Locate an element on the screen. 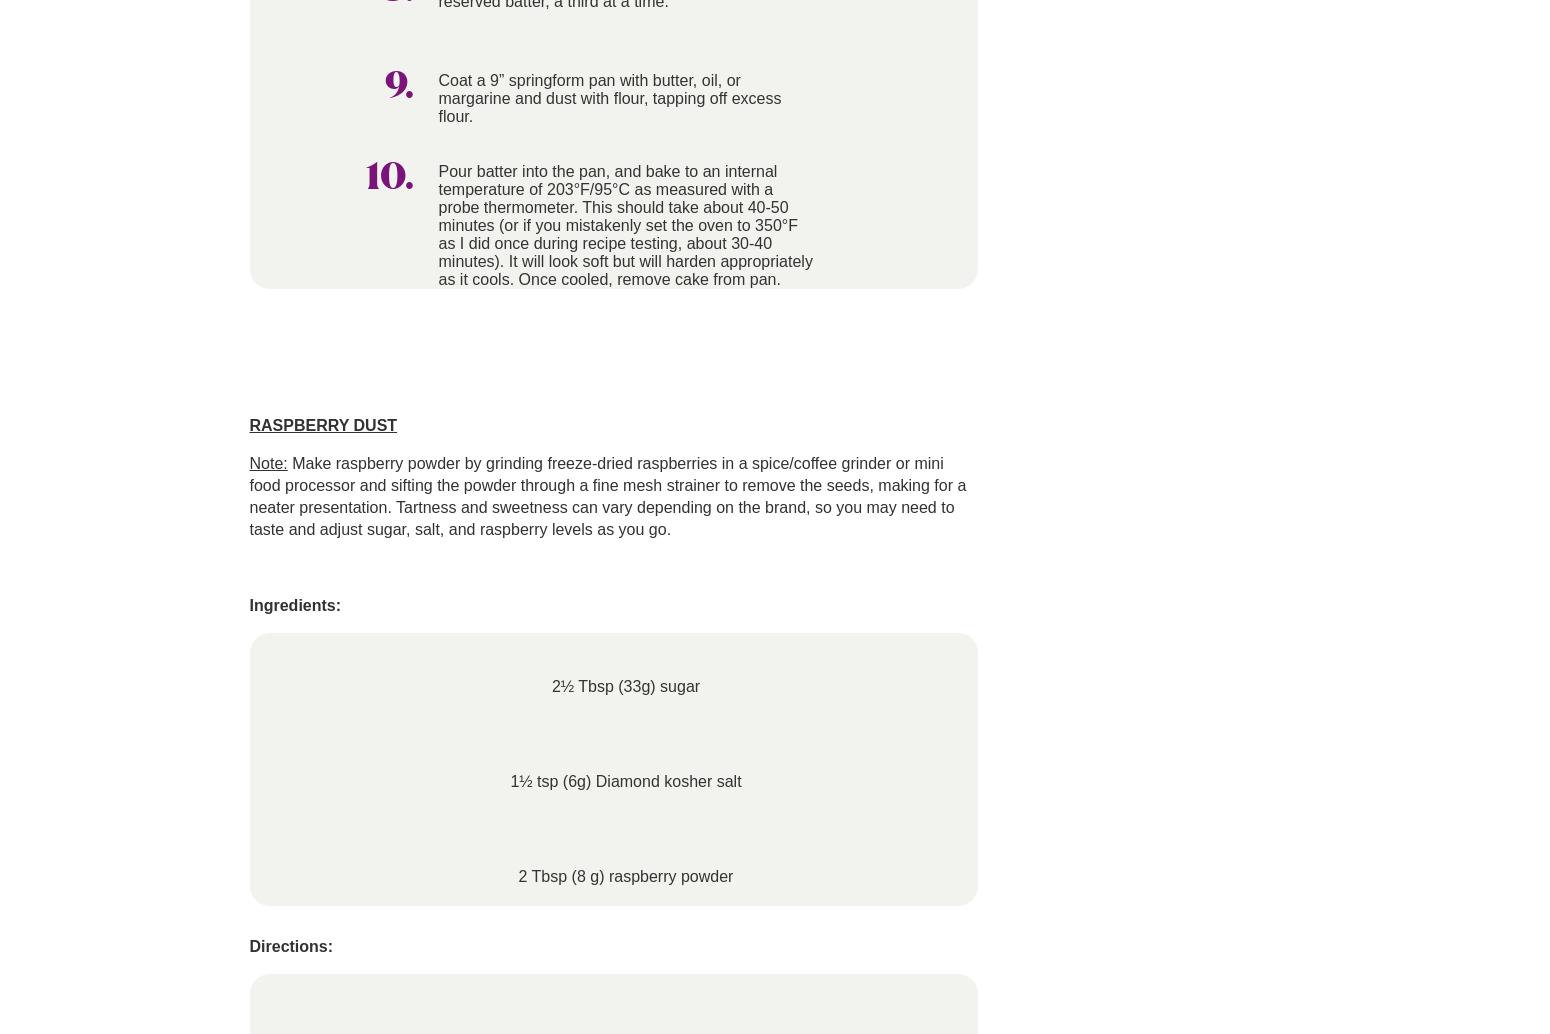 The height and width of the screenshot is (1034, 1550). 'Make raspberry powder by grinding freeze-dried raspberries in a spice/coffee grinder or mini food processor and sifting the powder through a fine mesh strainer to remove the seeds, making for a neater presentation. Tartness and sweetness can vary depending on the brand, so you may need to taste and adjust sugar, salt, and raspberry levels as you go.' is located at coordinates (607, 495).